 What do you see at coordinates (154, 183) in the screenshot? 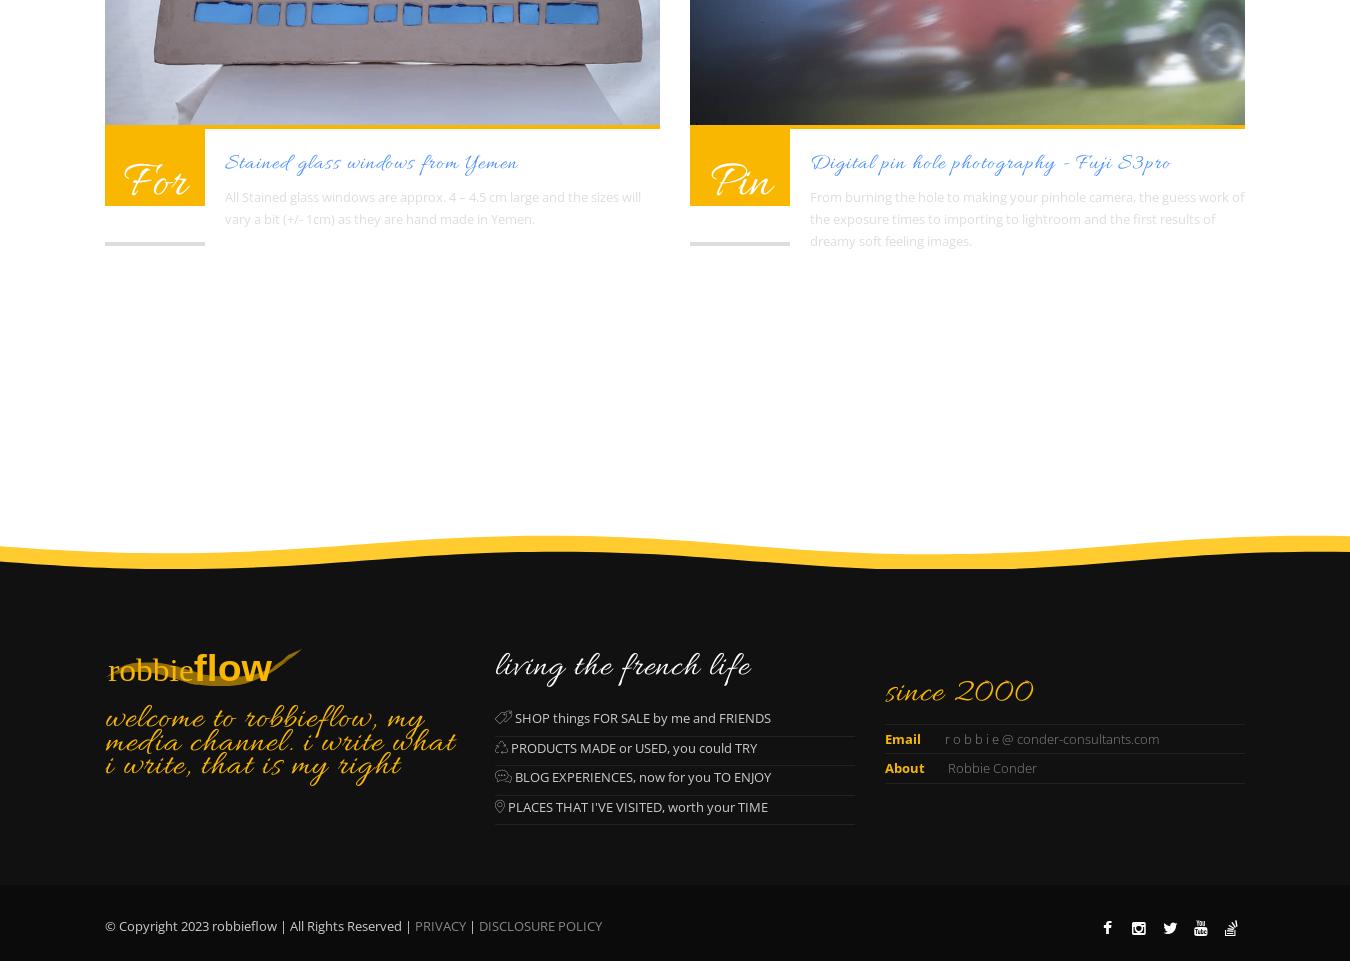
I see `'For'` at bounding box center [154, 183].